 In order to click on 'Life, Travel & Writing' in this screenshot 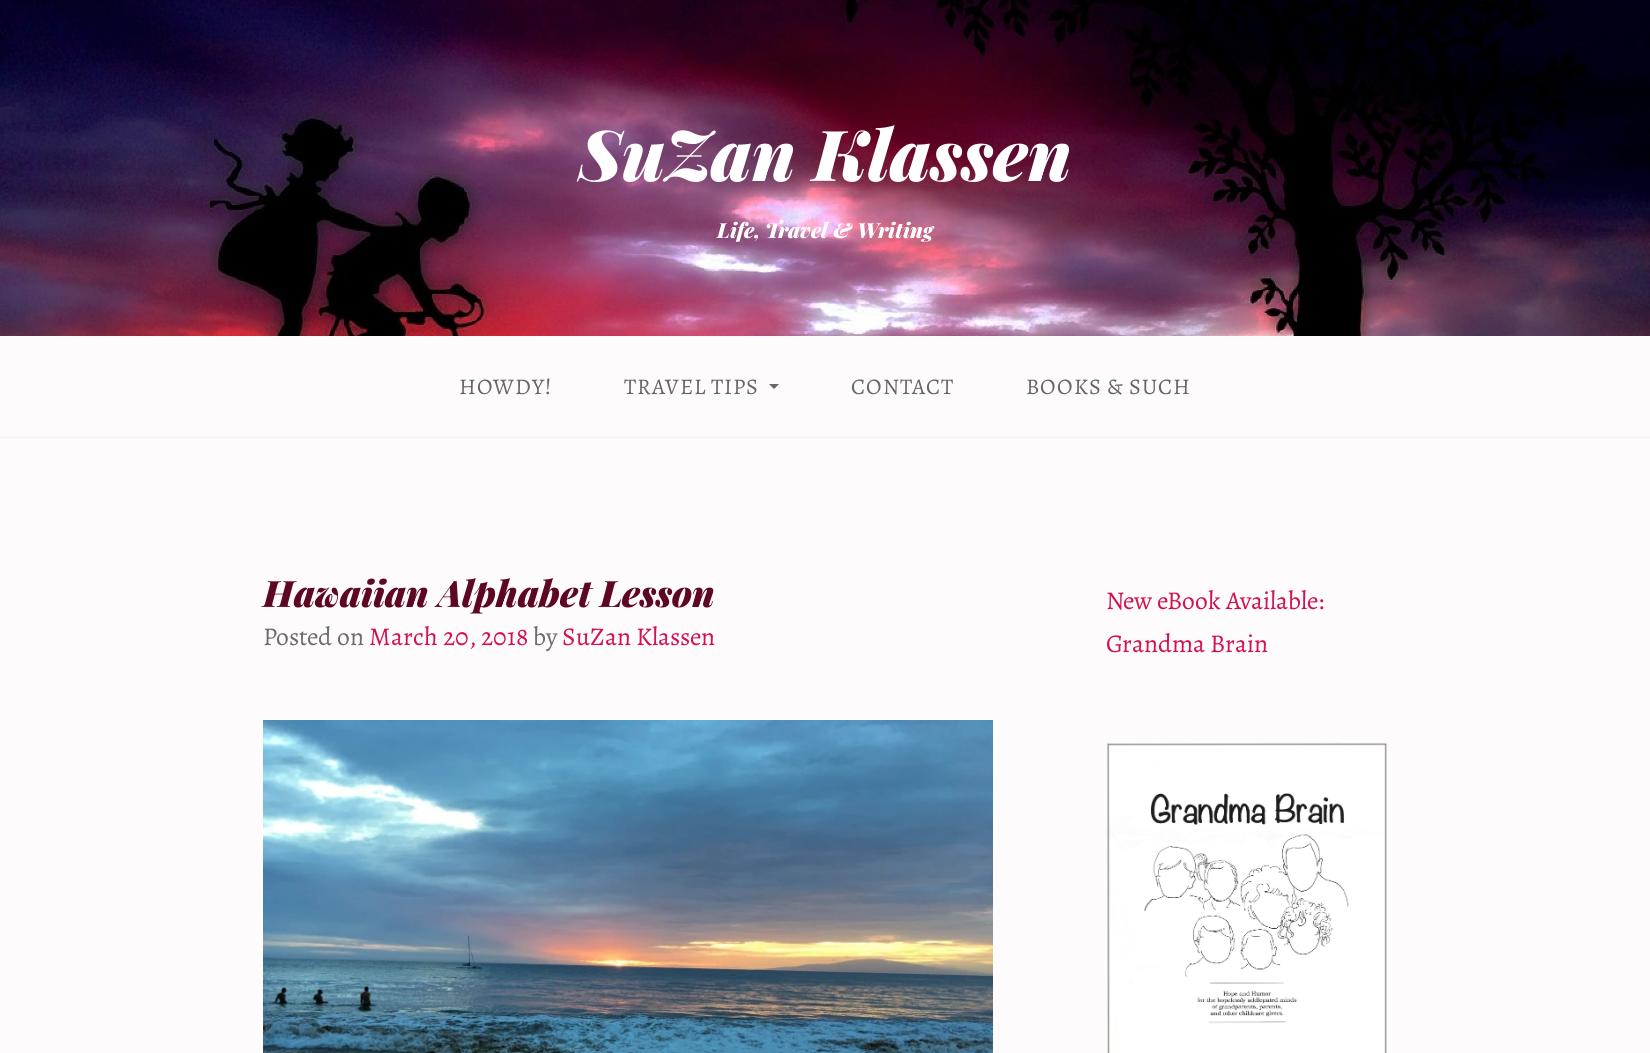, I will do `click(825, 227)`.